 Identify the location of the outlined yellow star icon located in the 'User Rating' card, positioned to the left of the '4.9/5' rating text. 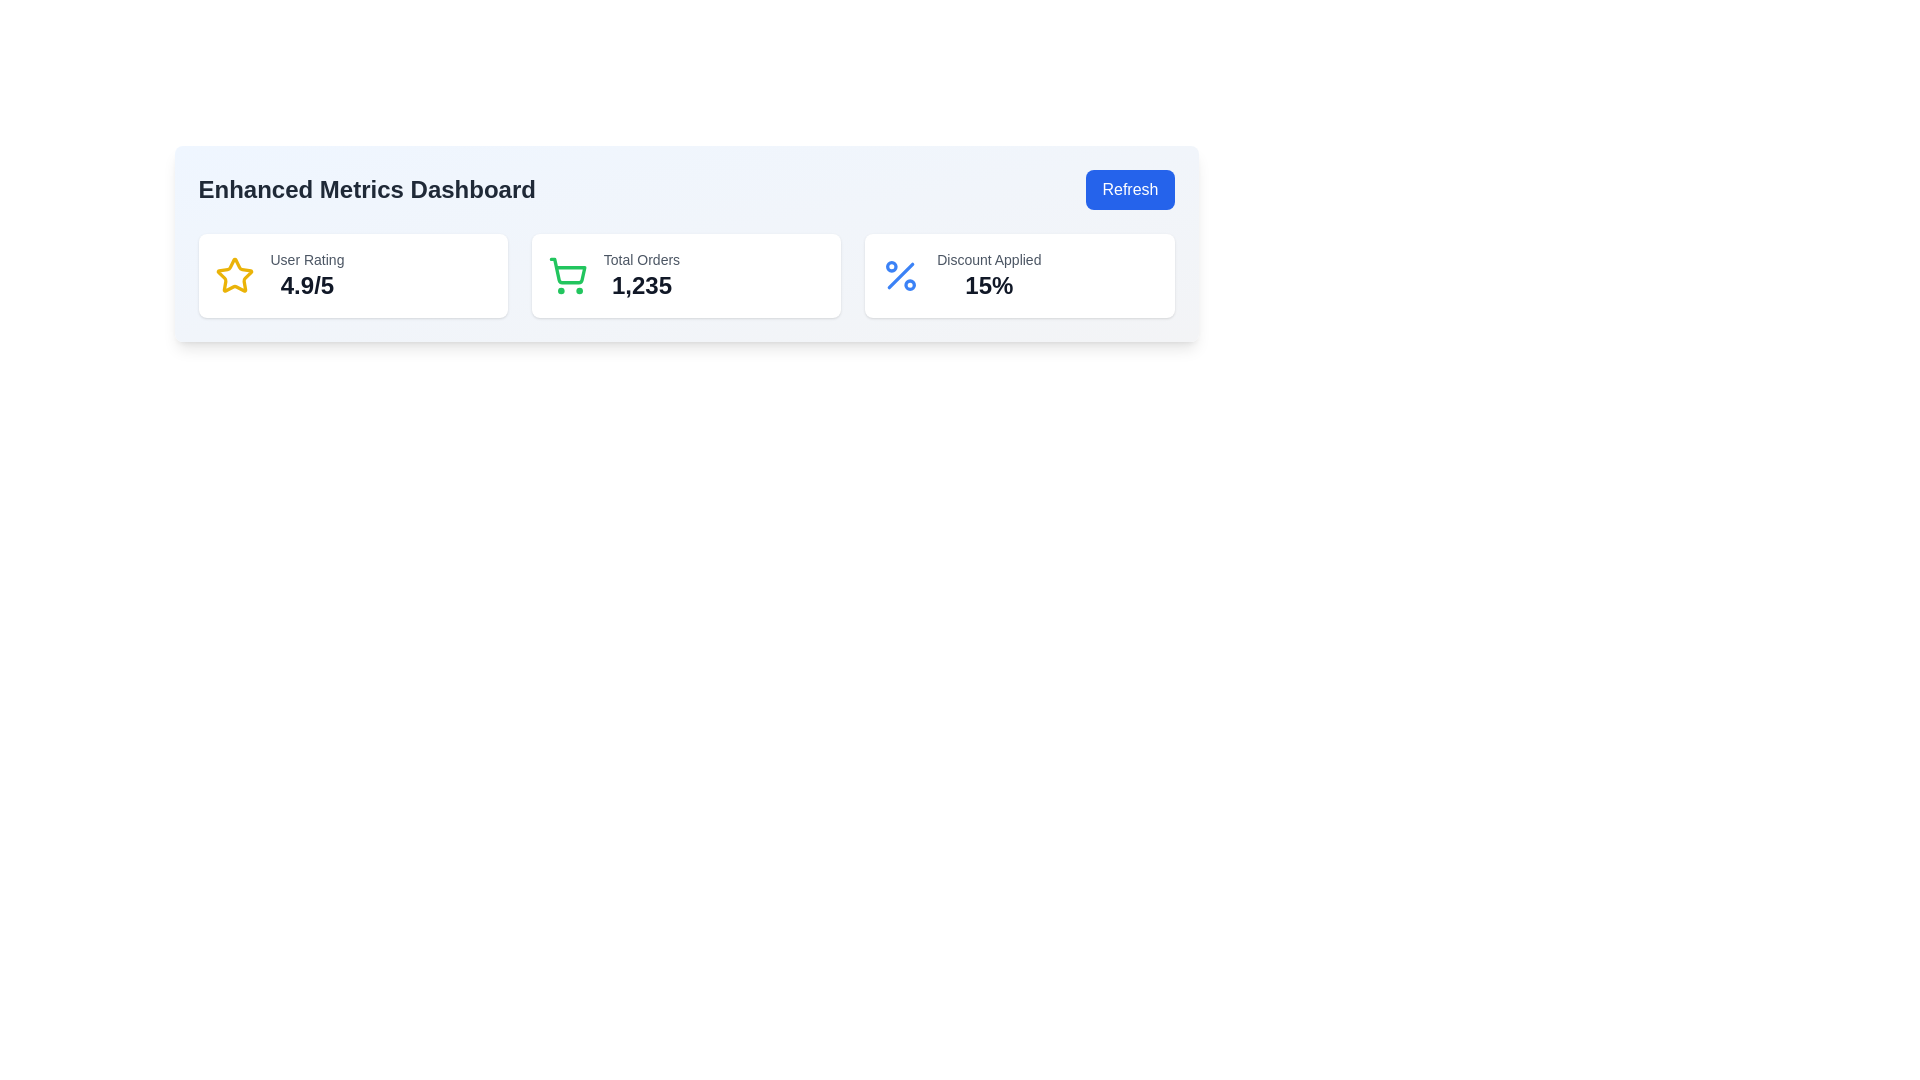
(234, 276).